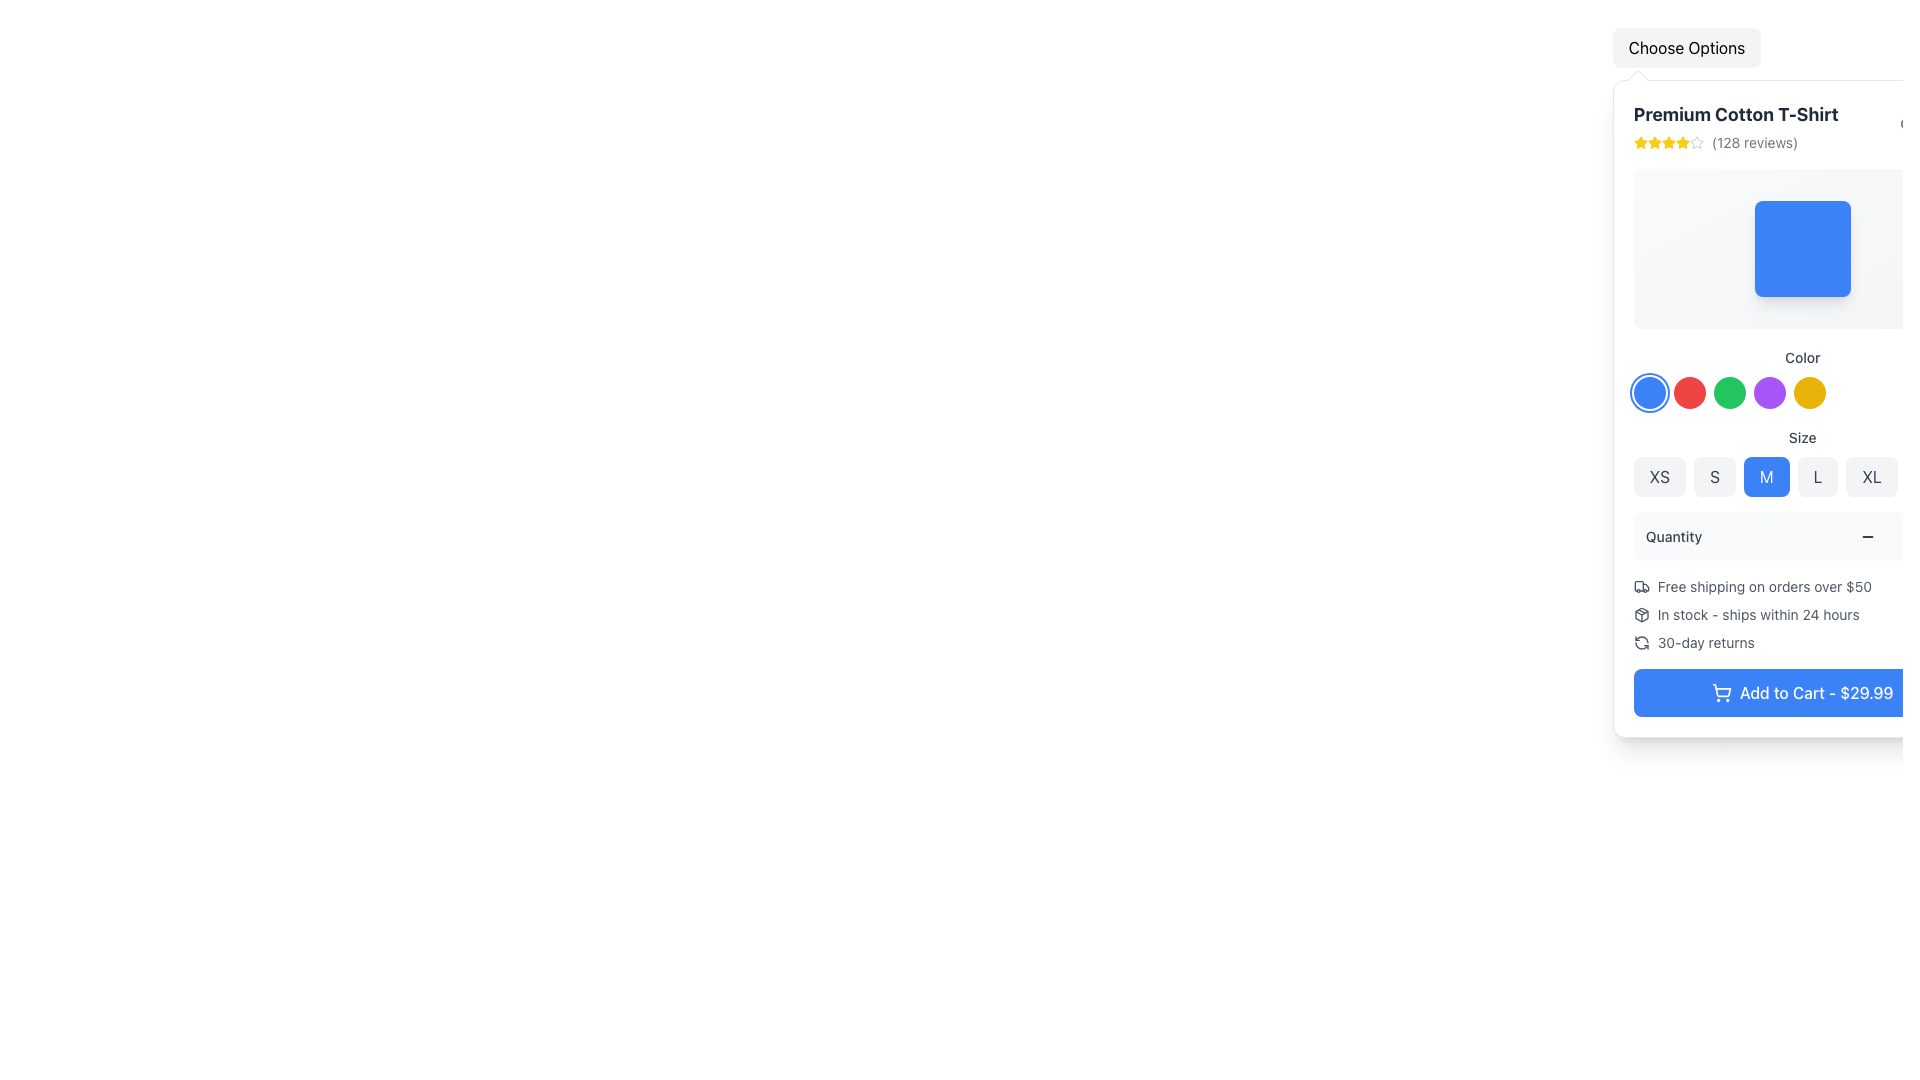 The height and width of the screenshot is (1080, 1920). Describe the element at coordinates (1735, 115) in the screenshot. I see `the Text Display element that serves as the title or name of the product, located at the top of the product details section, above the rating component and review count` at that location.